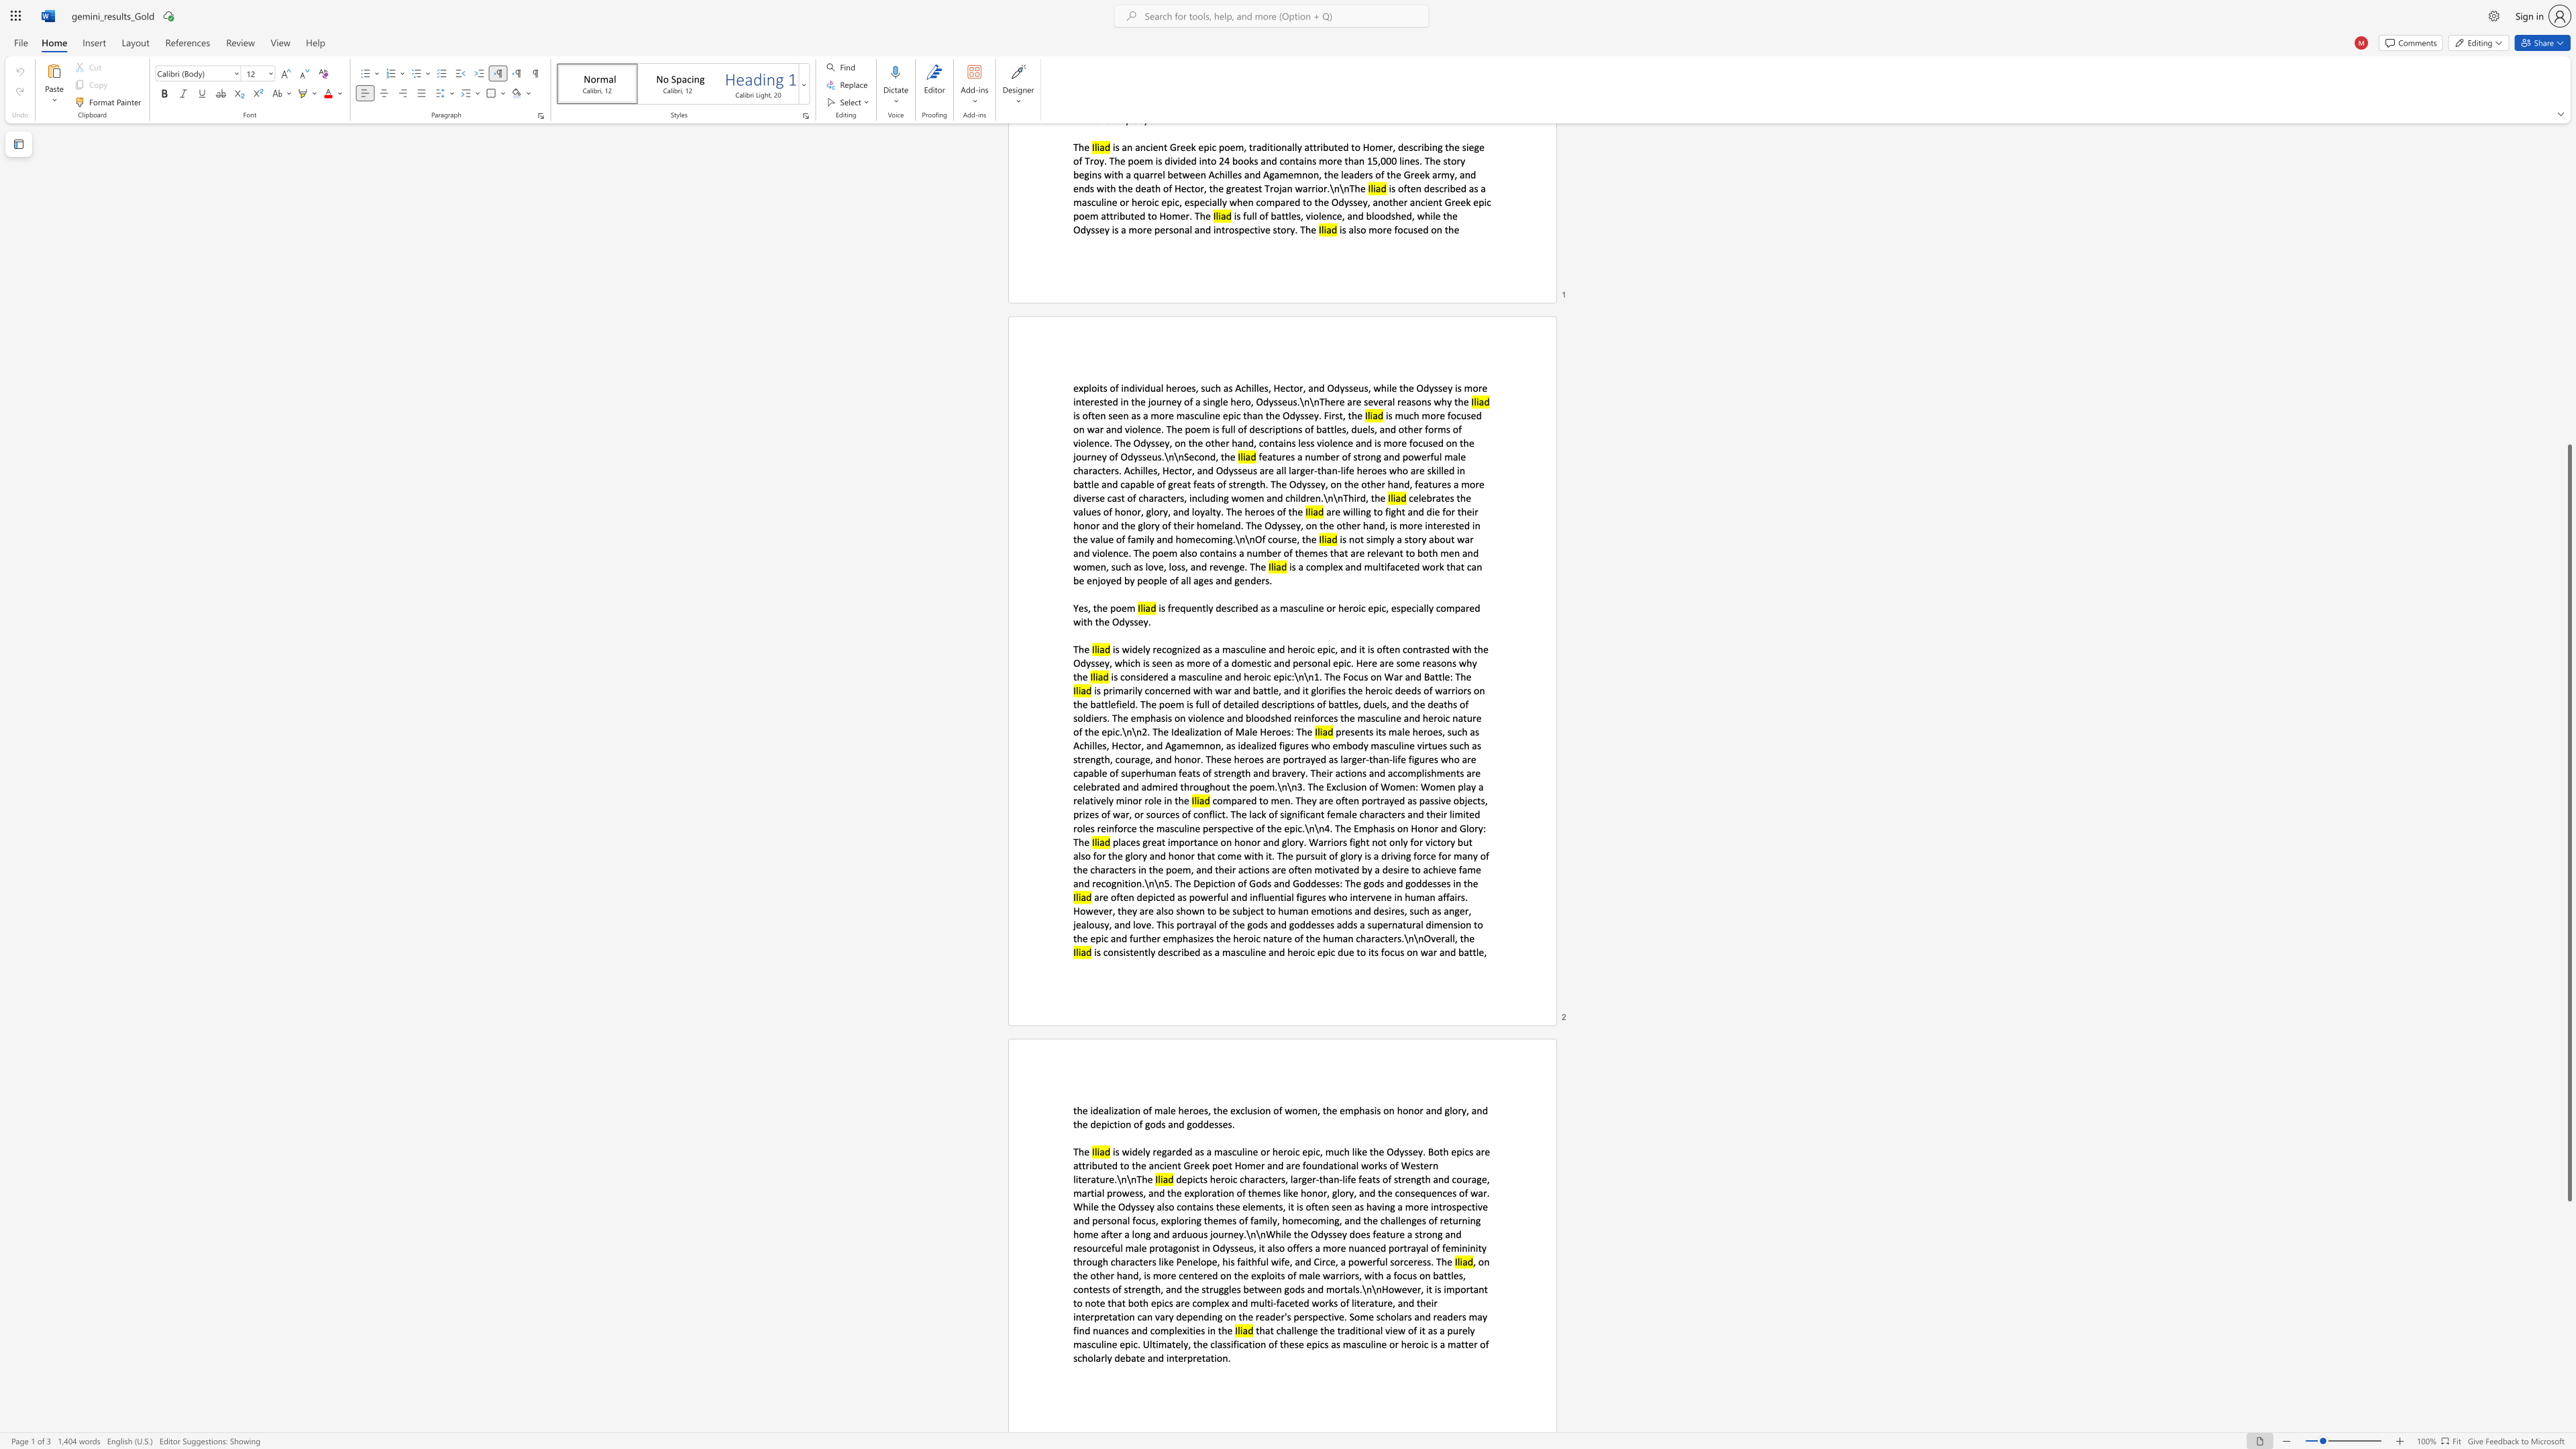  What do you see at coordinates (2568, 388) in the screenshot?
I see `the vertical scrollbar to raise the page content` at bounding box center [2568, 388].